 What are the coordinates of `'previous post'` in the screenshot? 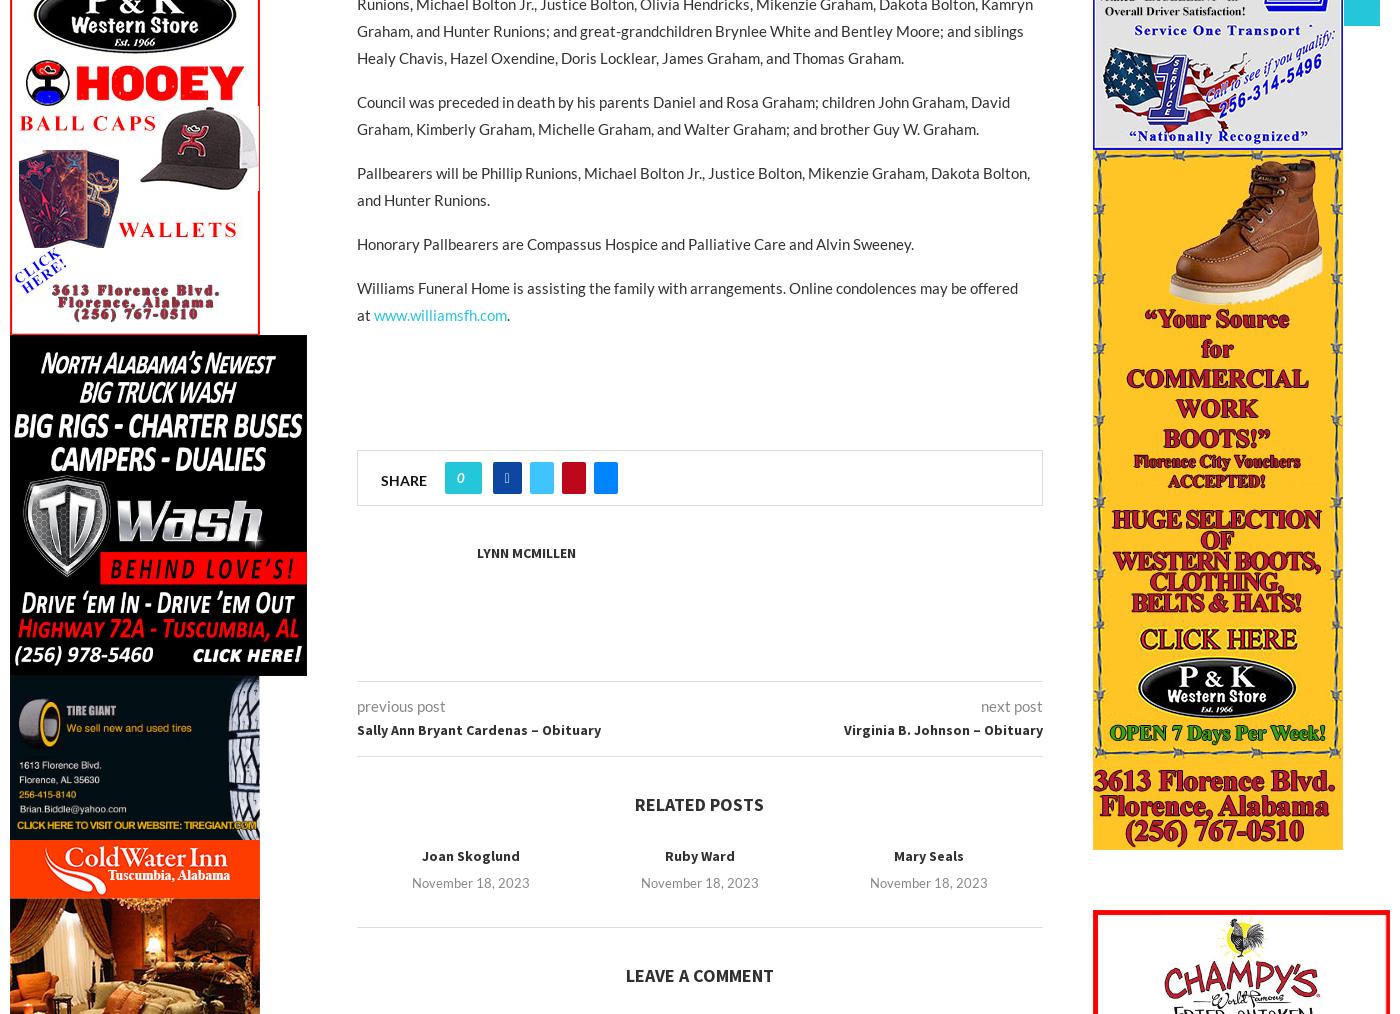 It's located at (356, 705).